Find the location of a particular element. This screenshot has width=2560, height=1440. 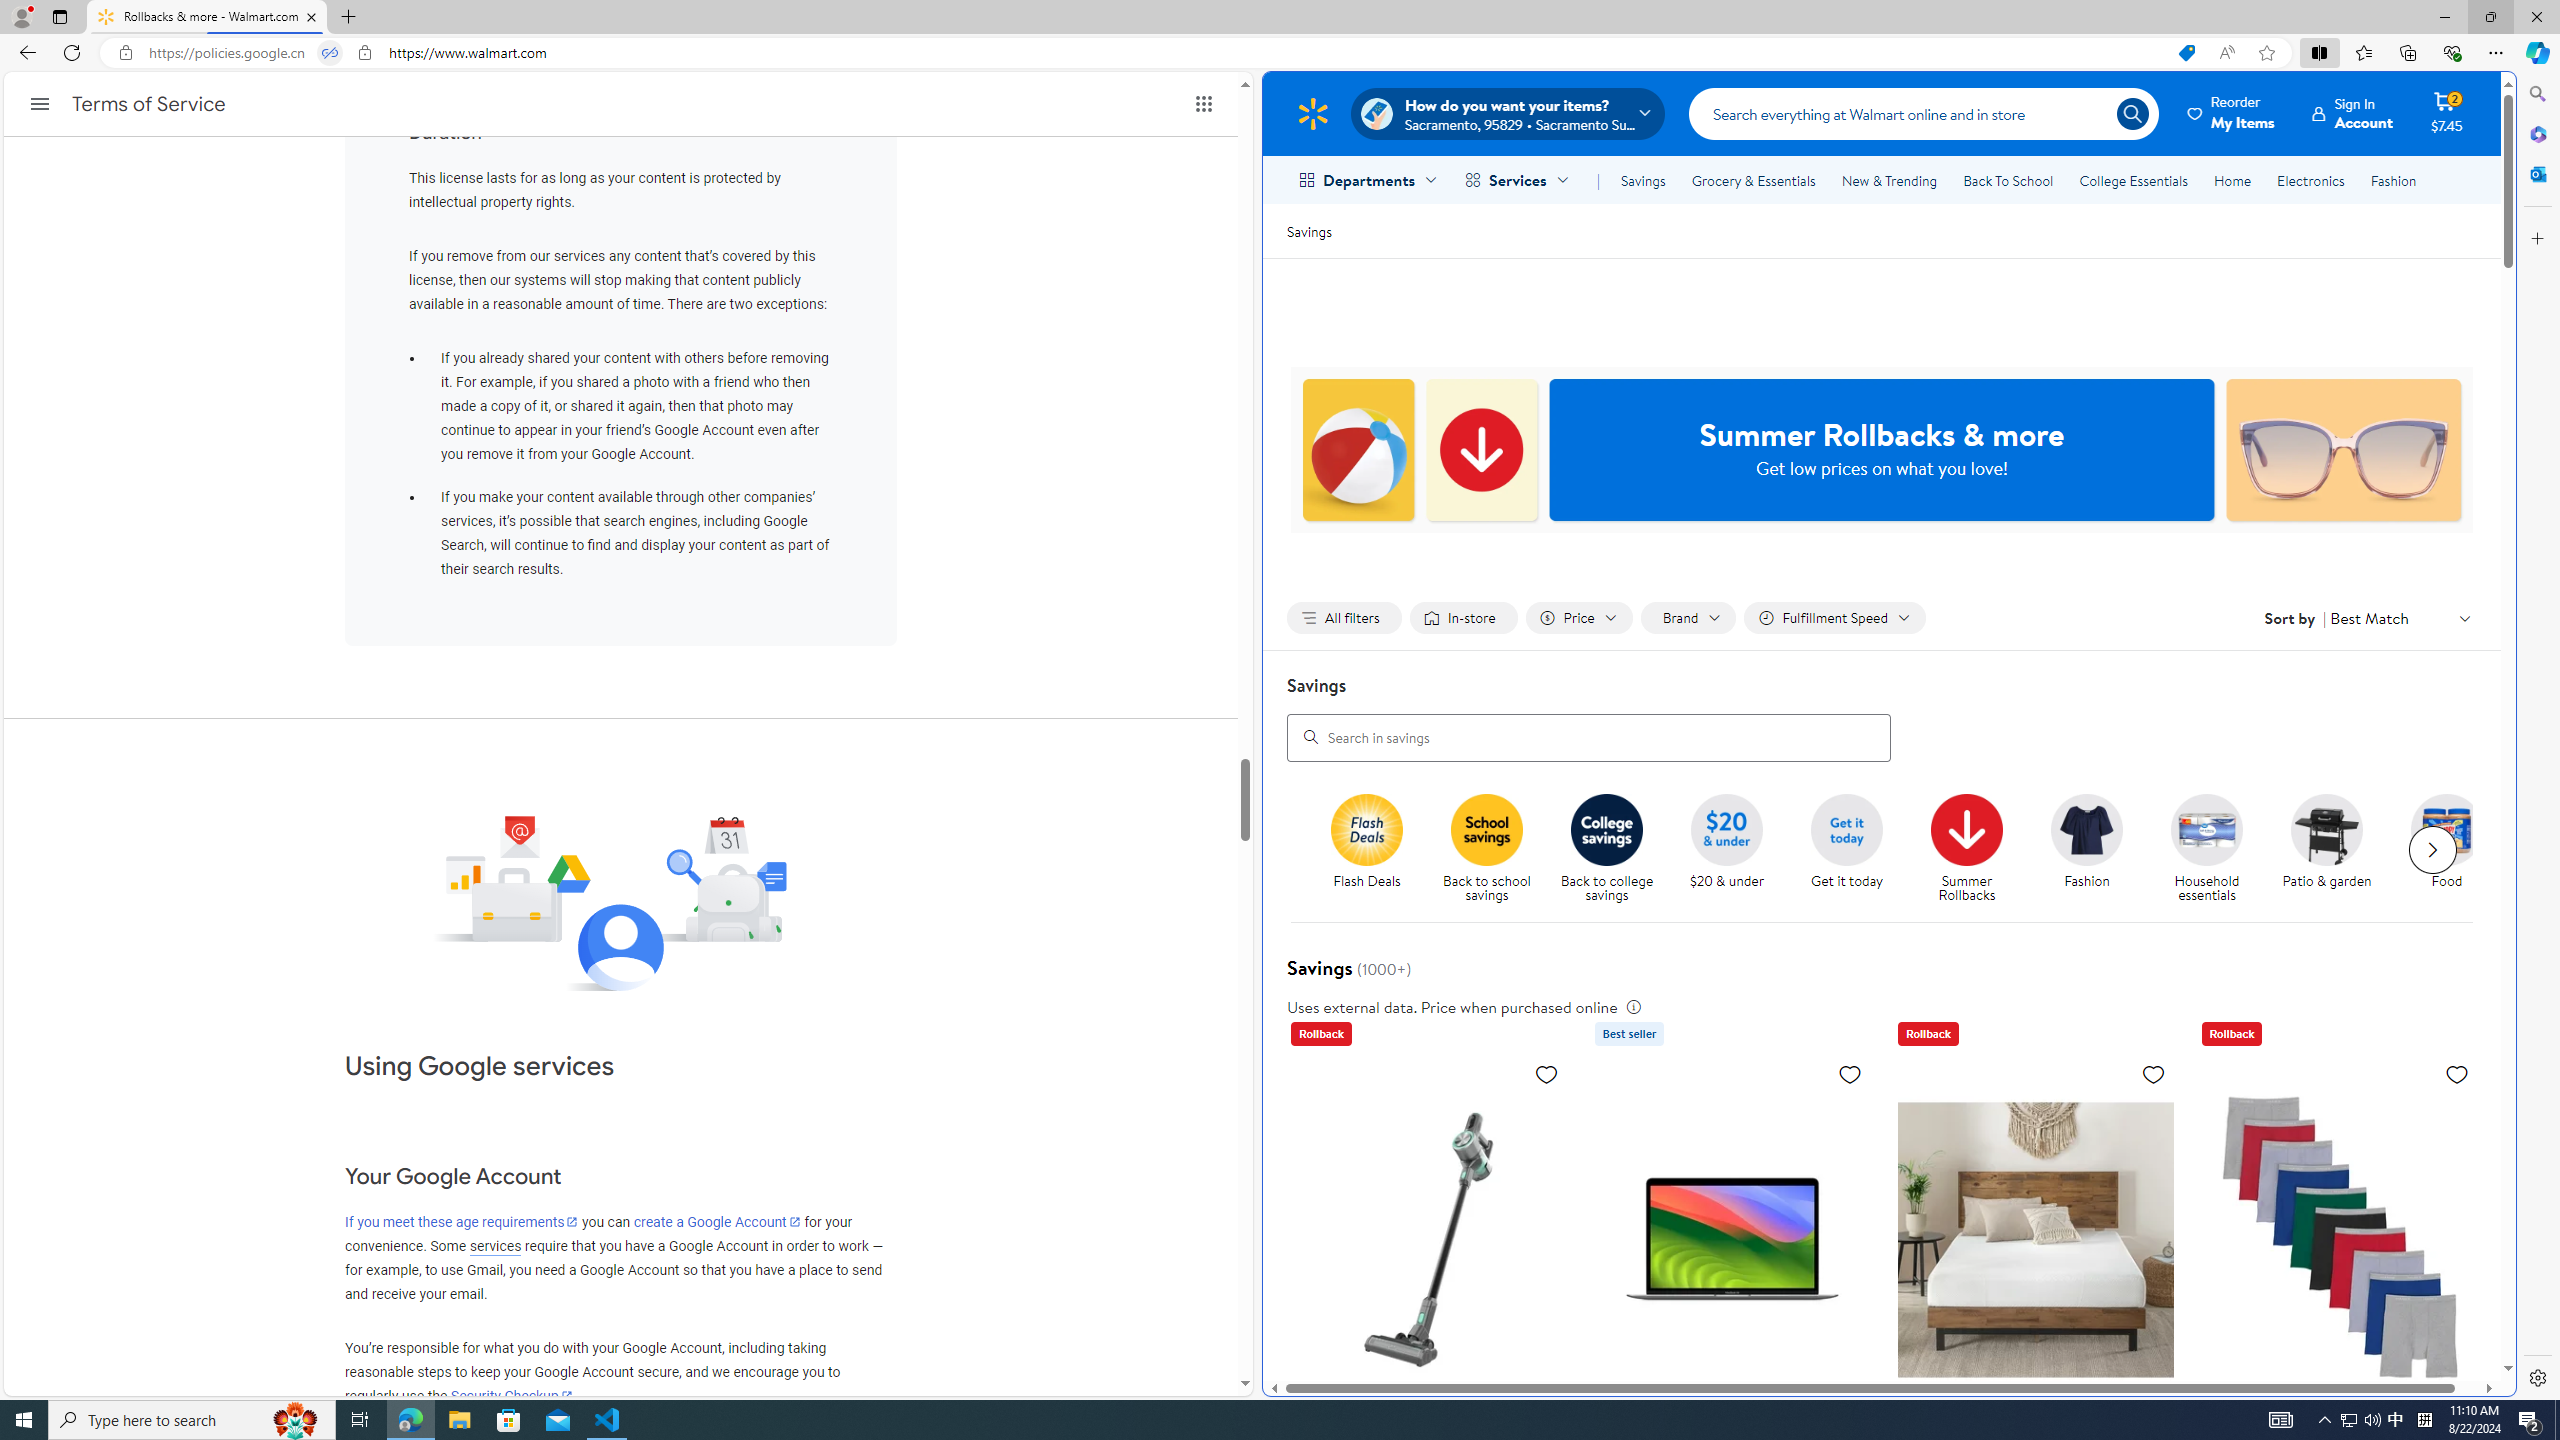

'Cart contains 2 items Total Amount $7.45' is located at coordinates (2446, 112).